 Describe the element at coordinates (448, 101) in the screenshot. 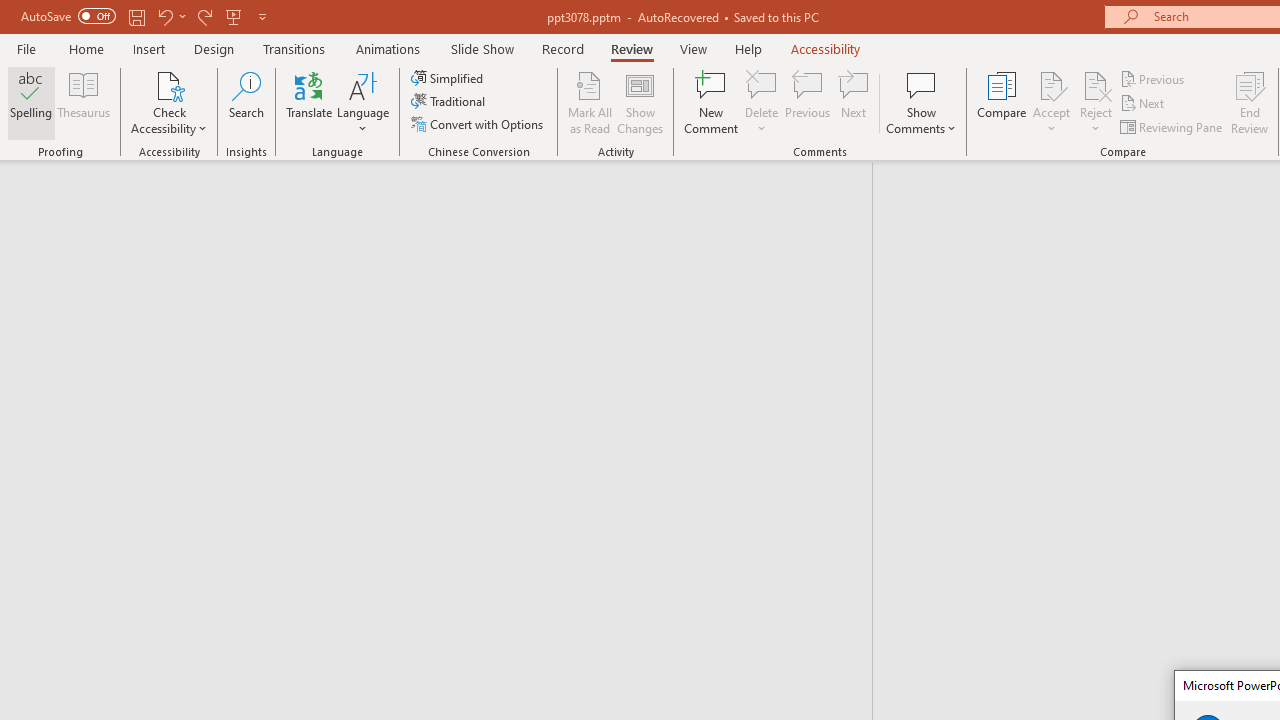

I see `'Traditional'` at that location.